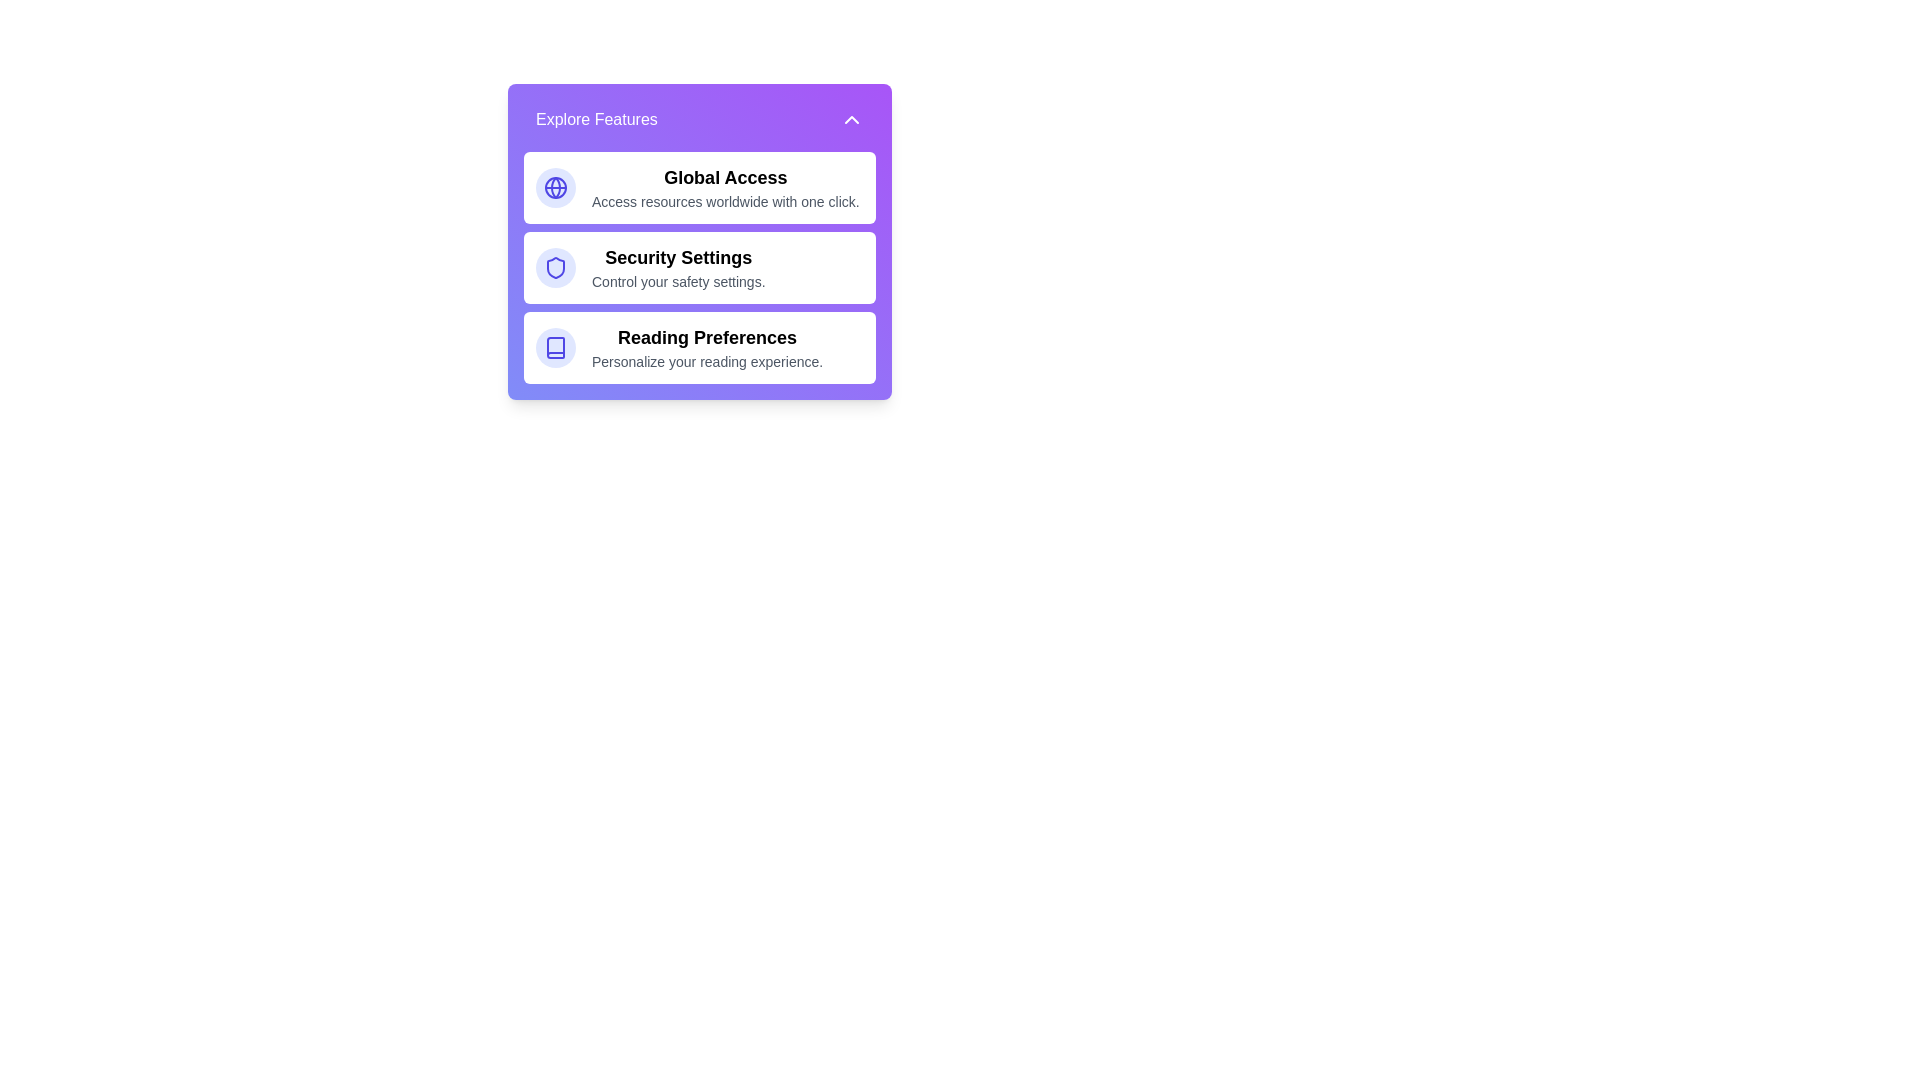 Image resolution: width=1920 pixels, height=1080 pixels. What do you see at coordinates (678, 257) in the screenshot?
I see `the static text label that reads 'Security Settings', which is bold and black against a white background, positioned within the 'Security Settings Control your safety settings.' section` at bounding box center [678, 257].